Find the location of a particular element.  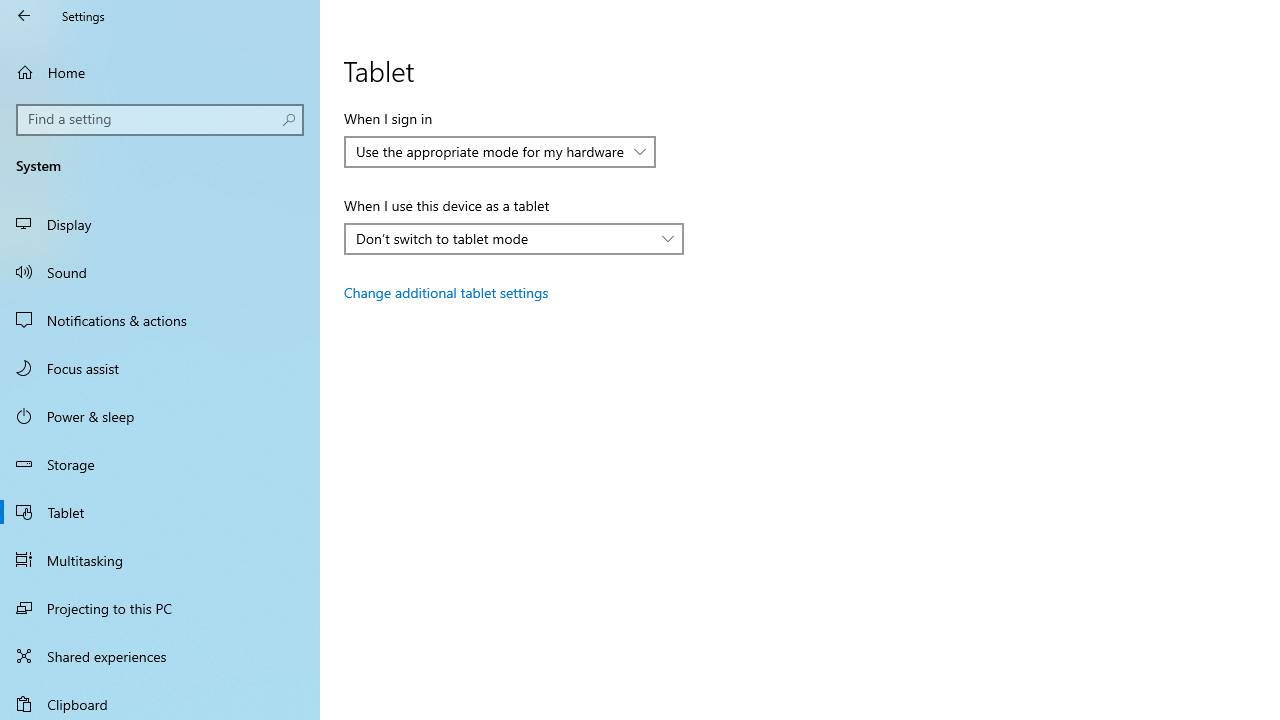

'Home' is located at coordinates (160, 71).